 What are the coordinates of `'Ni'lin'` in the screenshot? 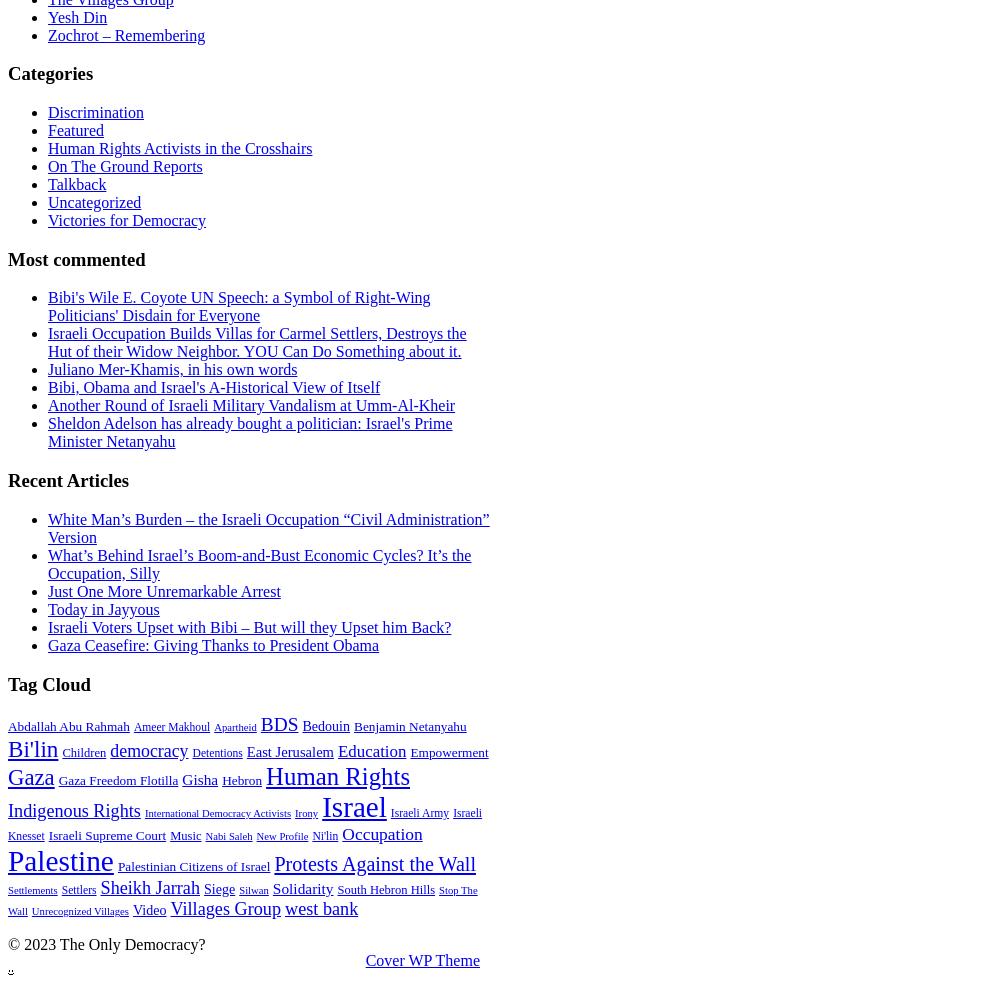 It's located at (325, 835).